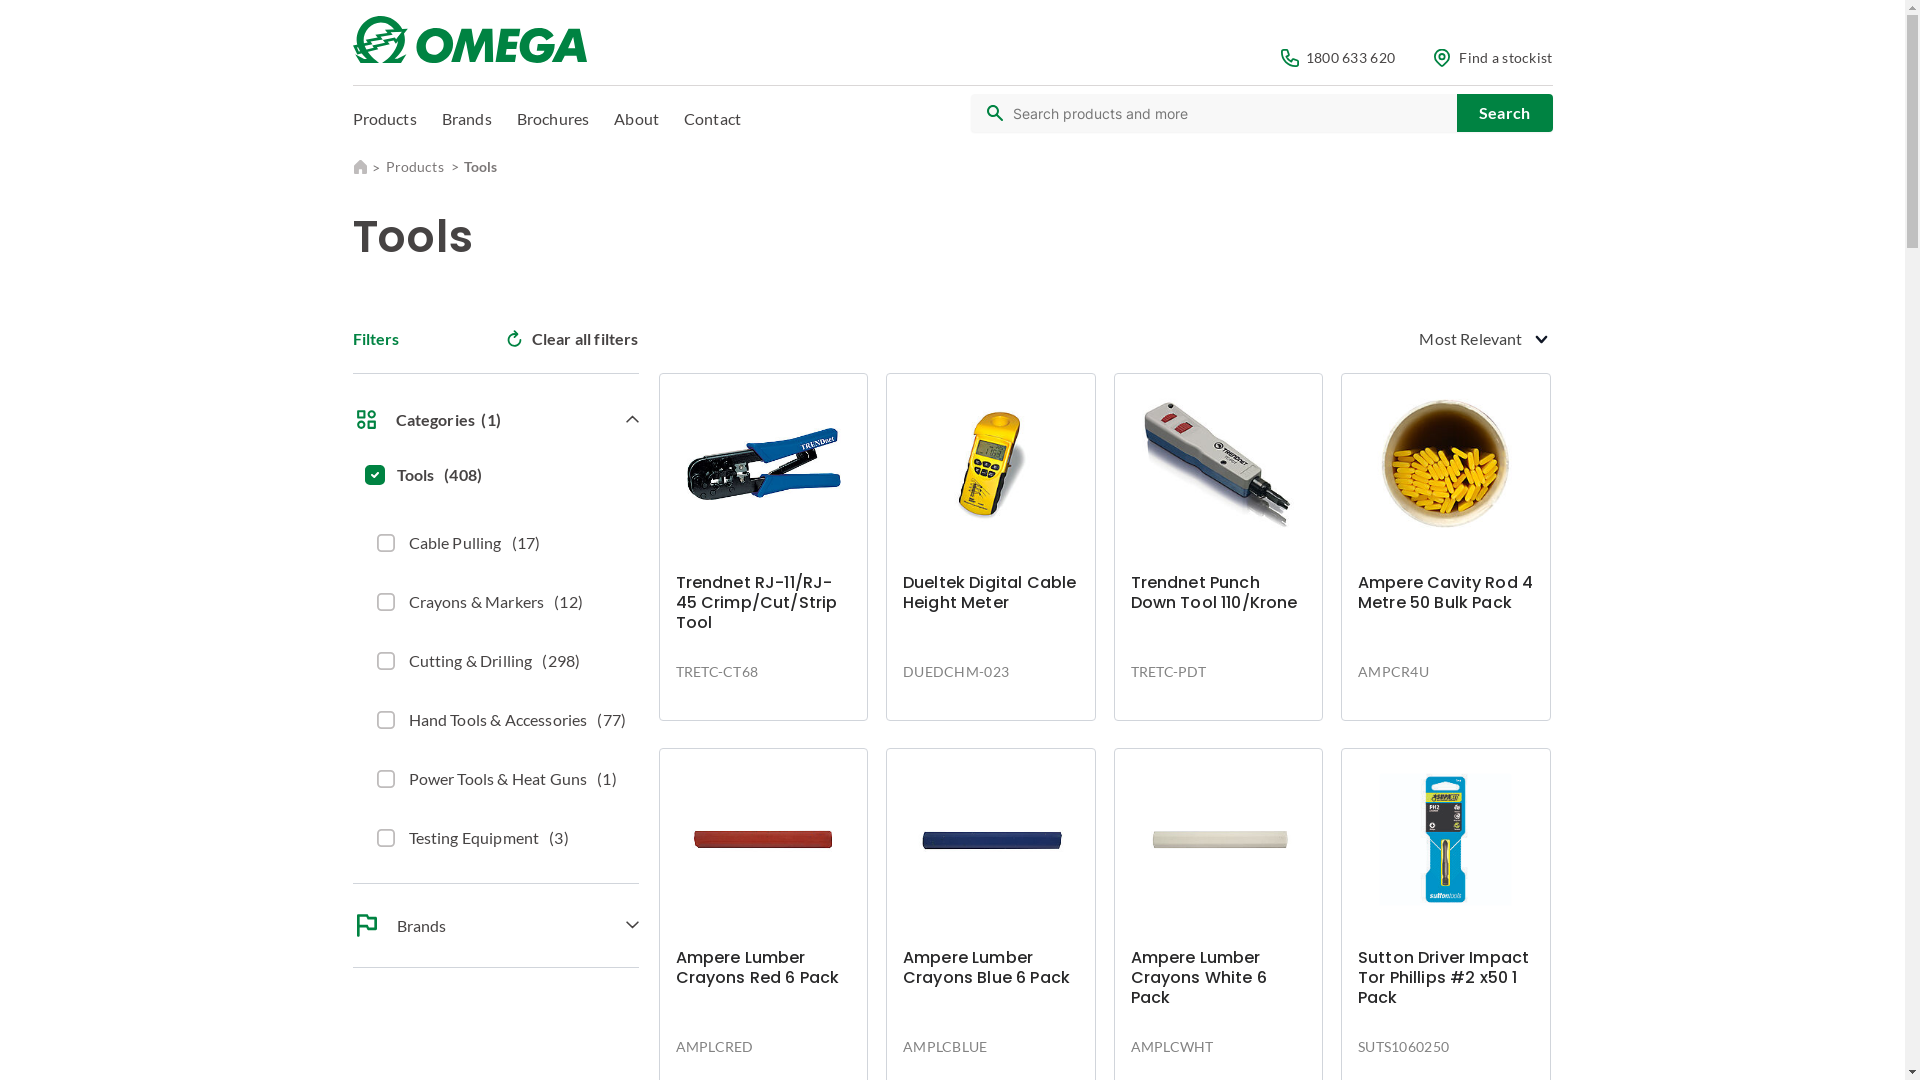  What do you see at coordinates (712, 117) in the screenshot?
I see `'Contact'` at bounding box center [712, 117].